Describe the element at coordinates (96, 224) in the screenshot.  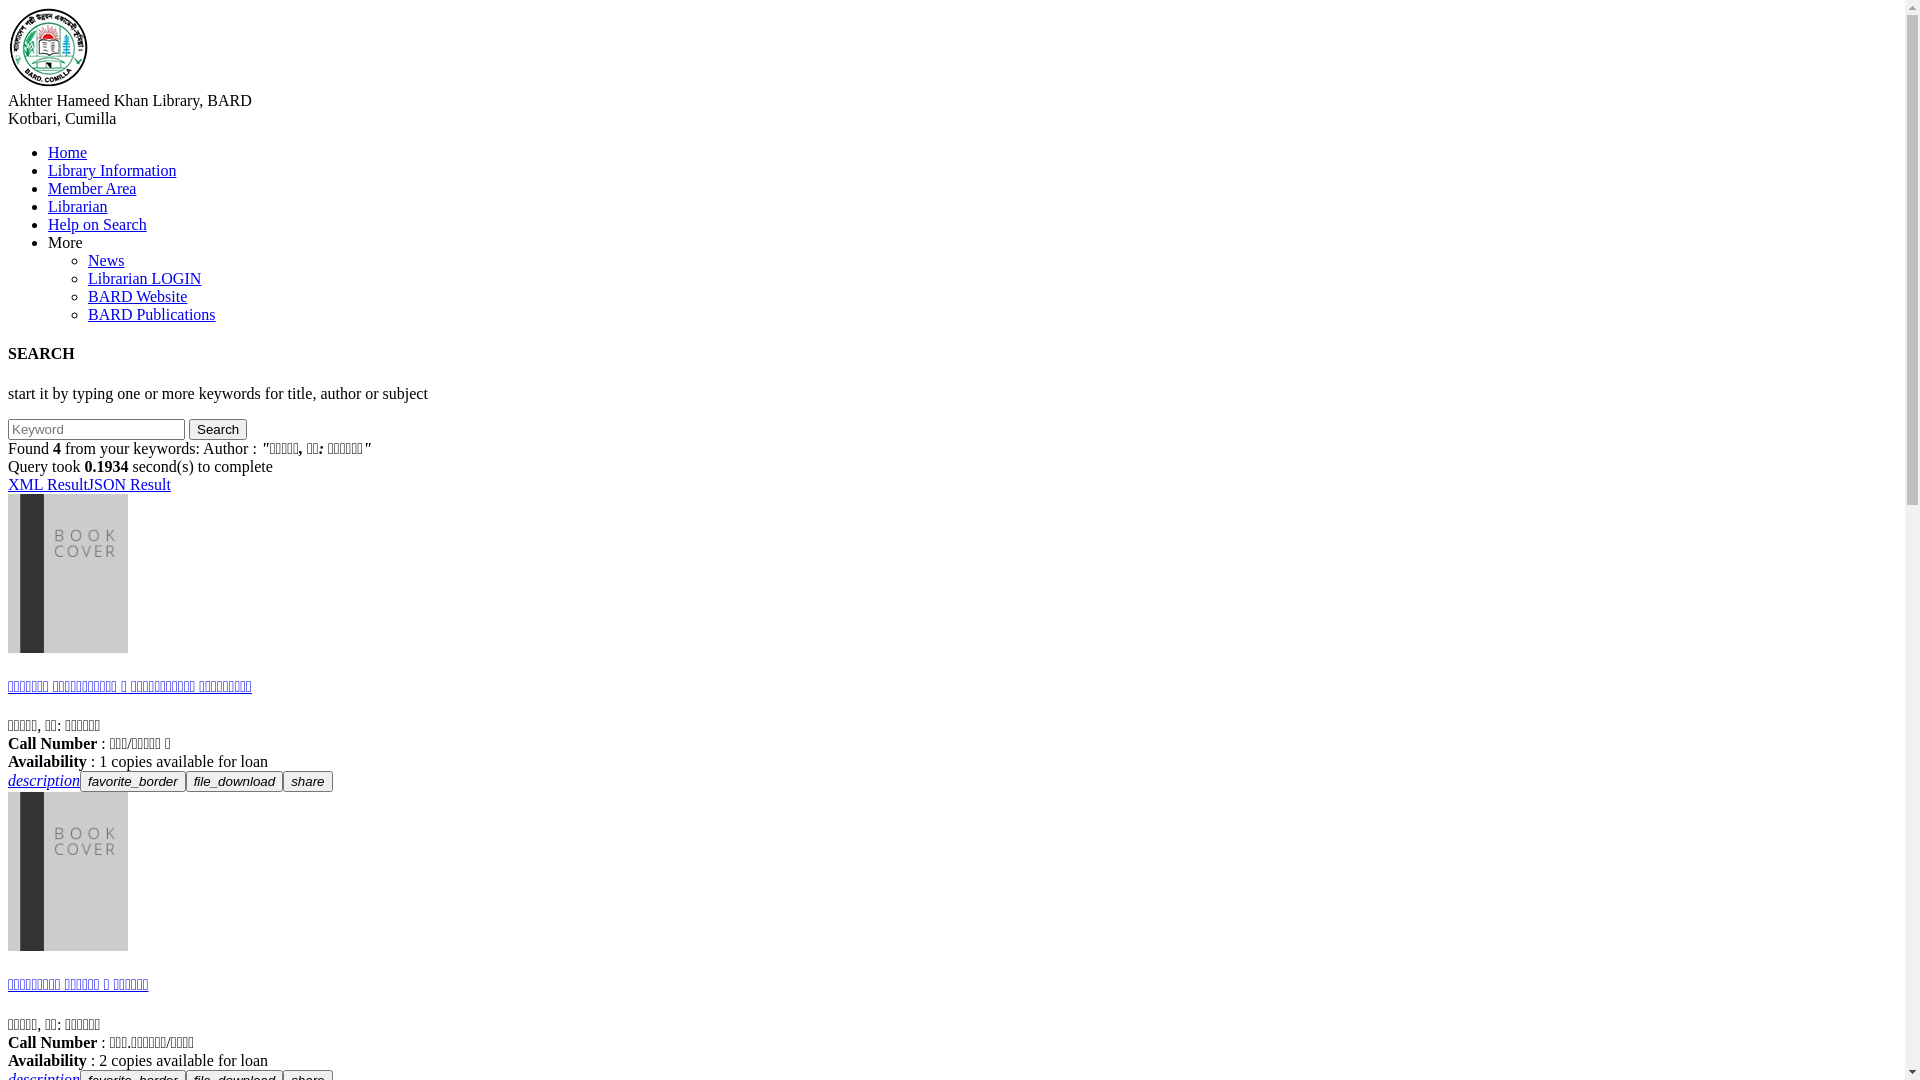
I see `'Help on Search'` at that location.